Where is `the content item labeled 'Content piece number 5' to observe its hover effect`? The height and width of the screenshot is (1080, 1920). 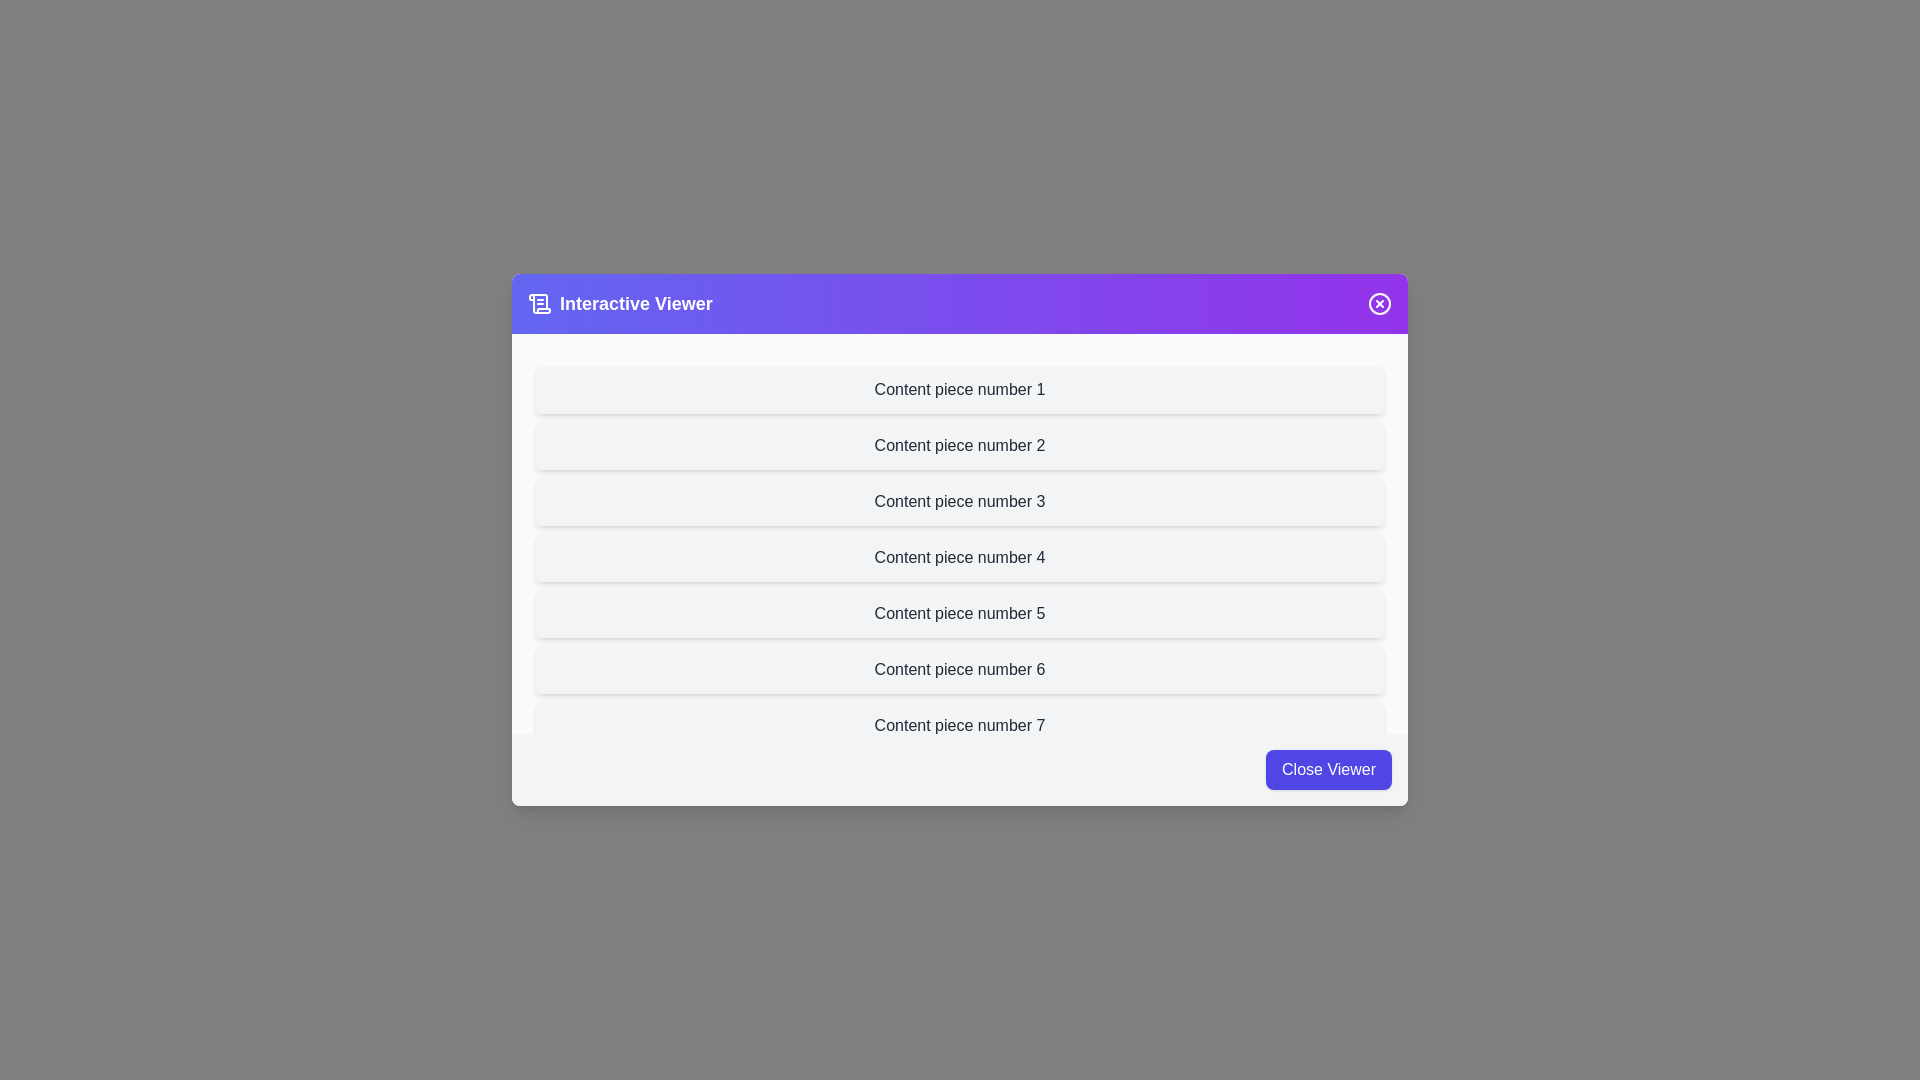
the content item labeled 'Content piece number 5' to observe its hover effect is located at coordinates (960, 612).